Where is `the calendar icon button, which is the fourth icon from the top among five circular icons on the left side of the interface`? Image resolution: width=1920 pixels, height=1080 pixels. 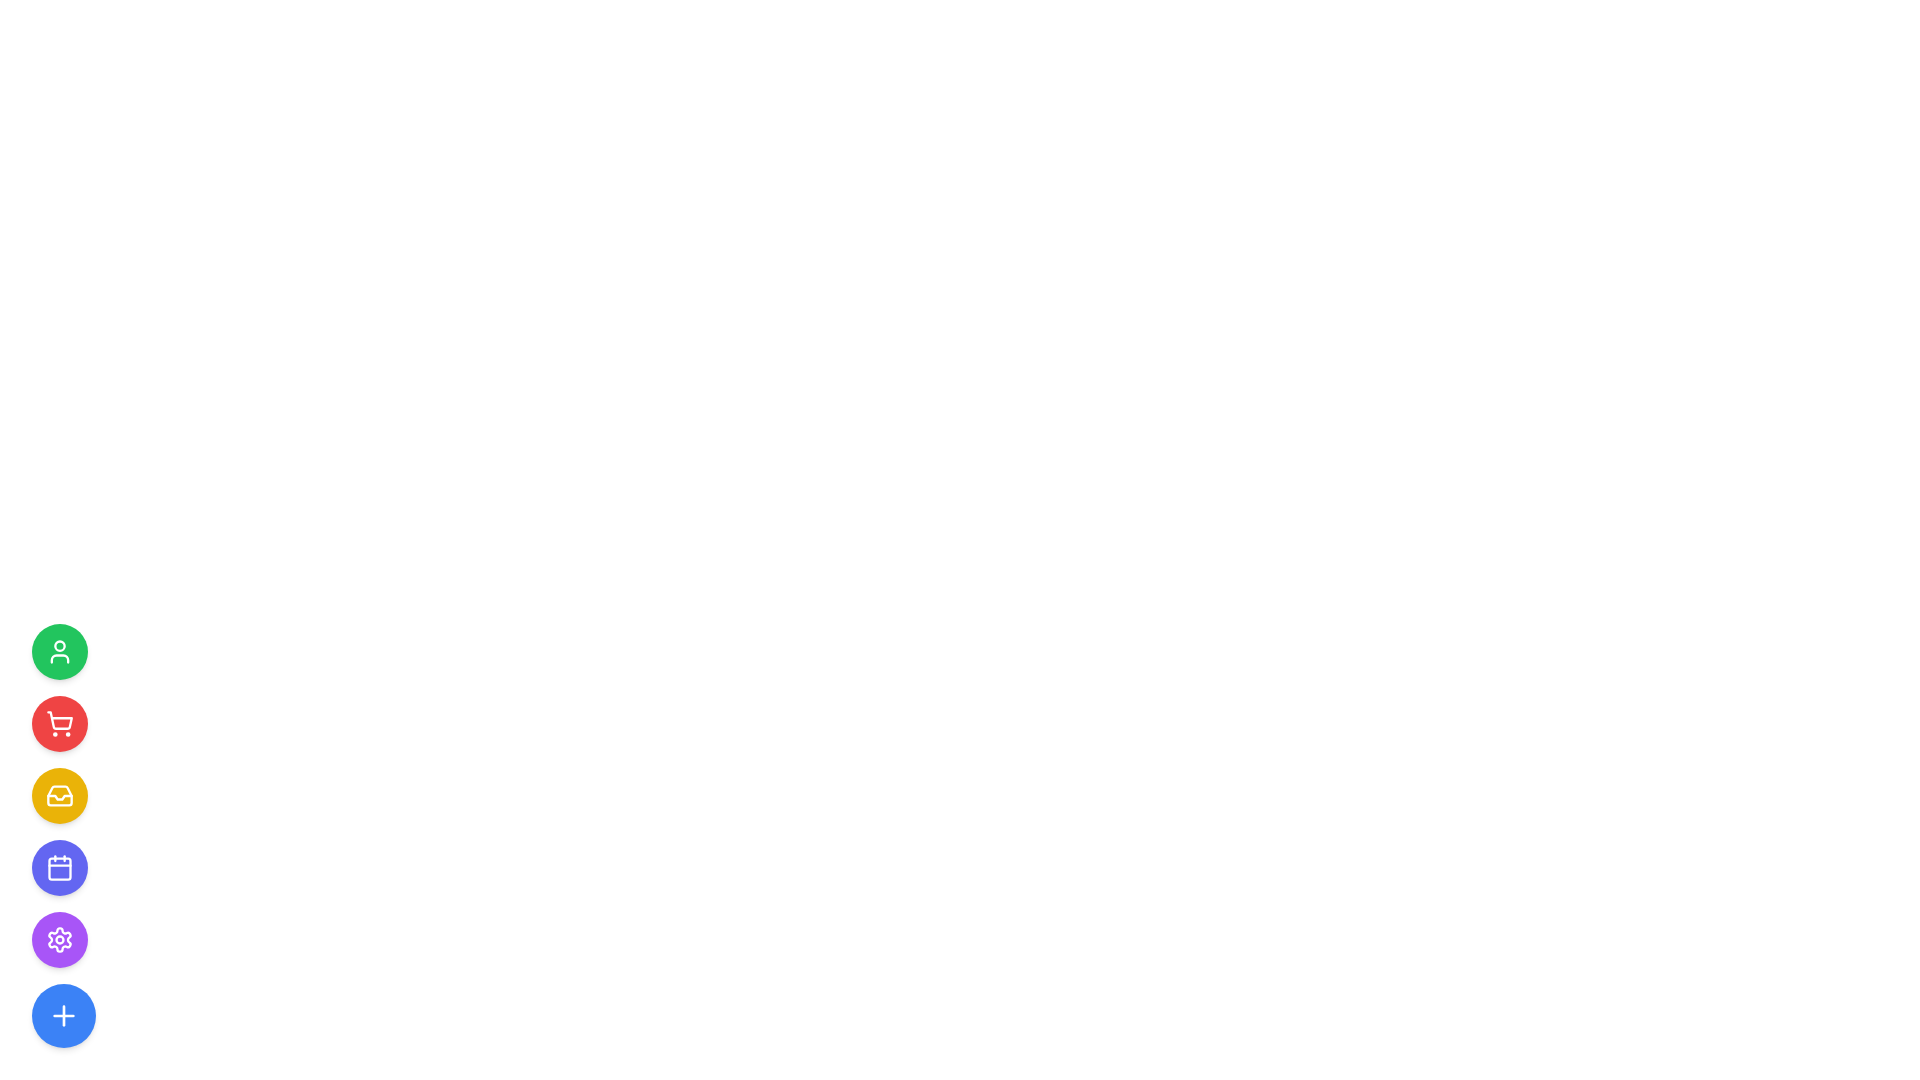
the calendar icon button, which is the fourth icon from the top among five circular icons on the left side of the interface is located at coordinates (59, 866).